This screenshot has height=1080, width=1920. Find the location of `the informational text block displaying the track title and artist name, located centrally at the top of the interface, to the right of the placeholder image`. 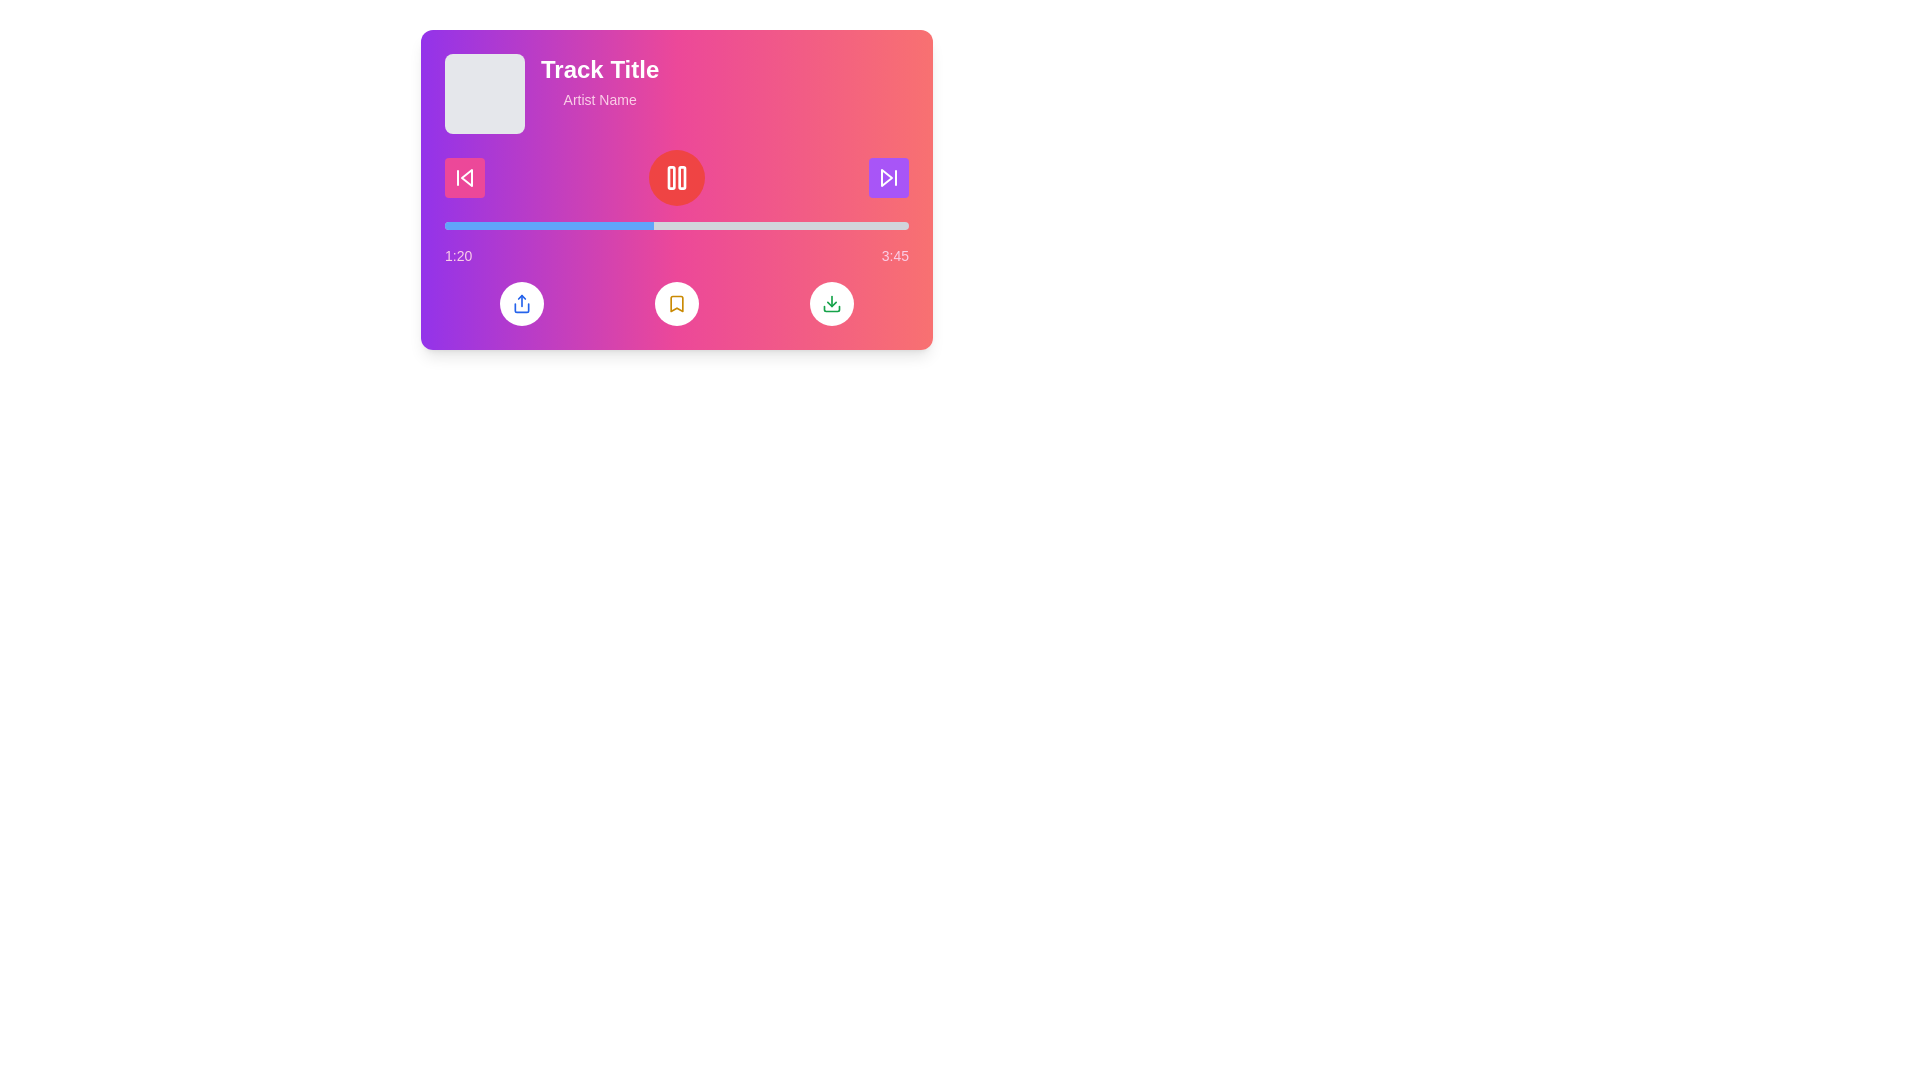

the informational text block displaying the track title and artist name, located centrally at the top of the interface, to the right of the placeholder image is located at coordinates (599, 93).